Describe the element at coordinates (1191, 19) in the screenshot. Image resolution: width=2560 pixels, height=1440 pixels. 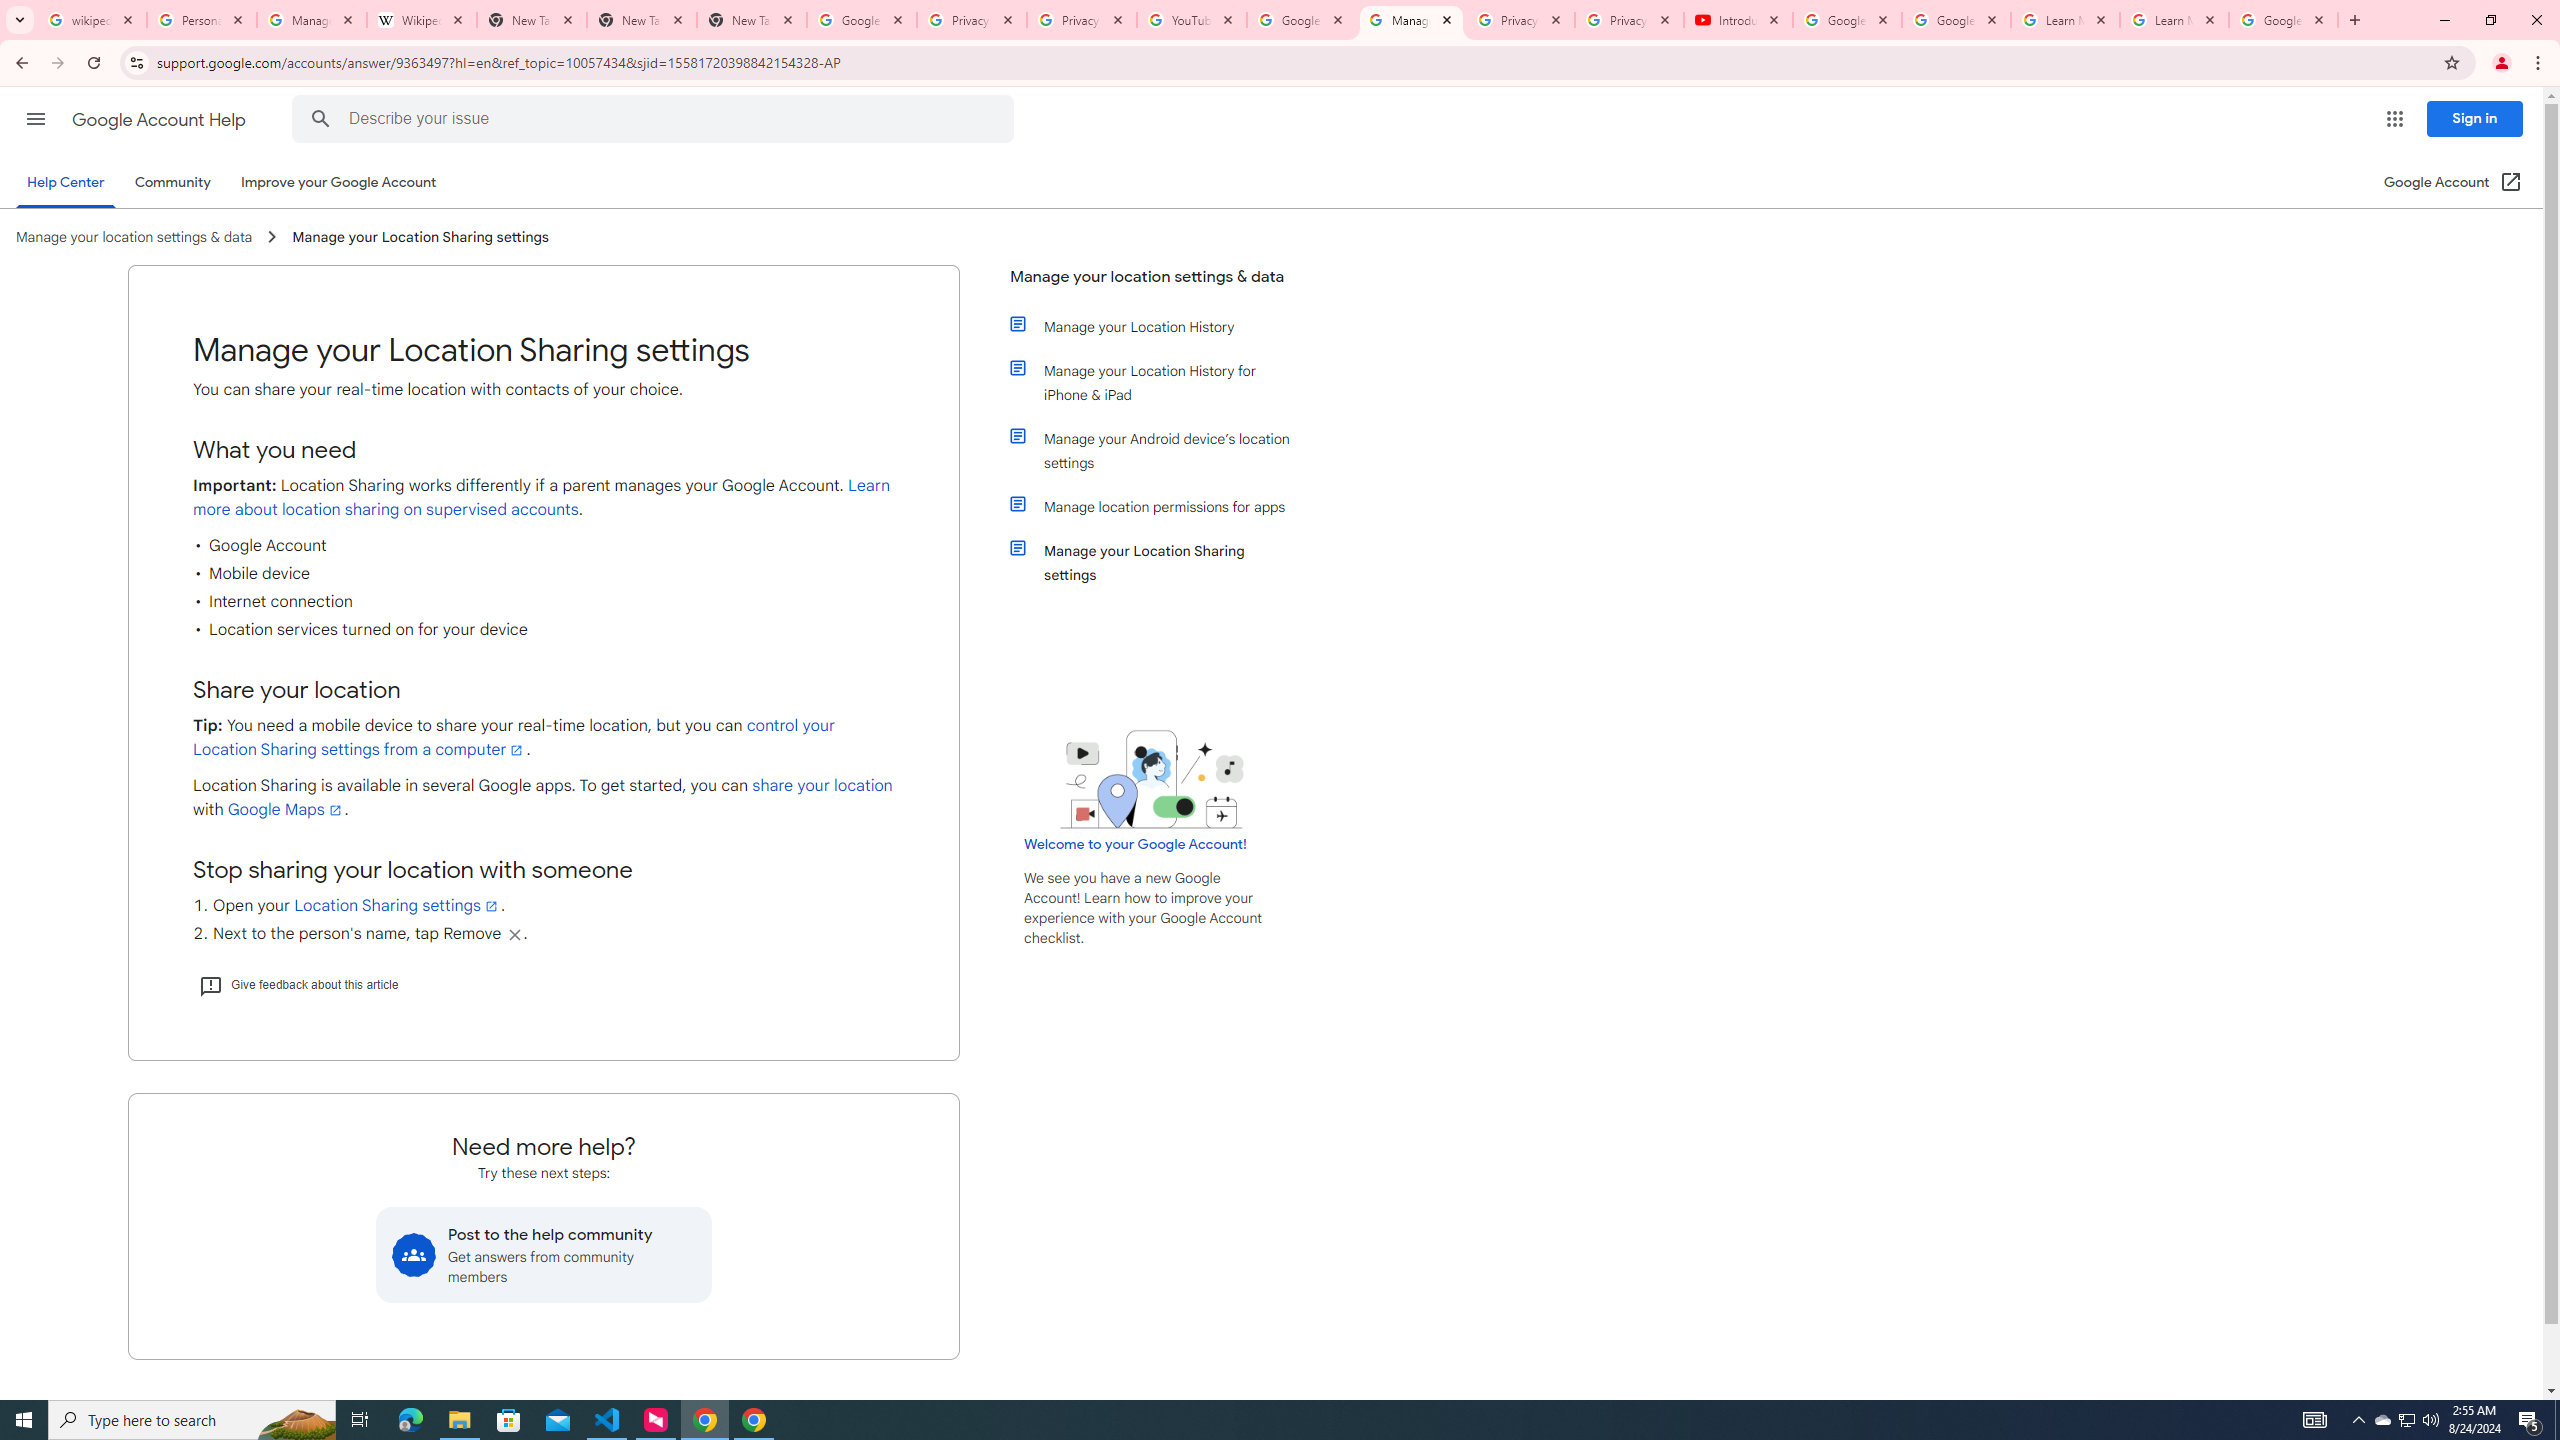
I see `'YouTube'` at that location.